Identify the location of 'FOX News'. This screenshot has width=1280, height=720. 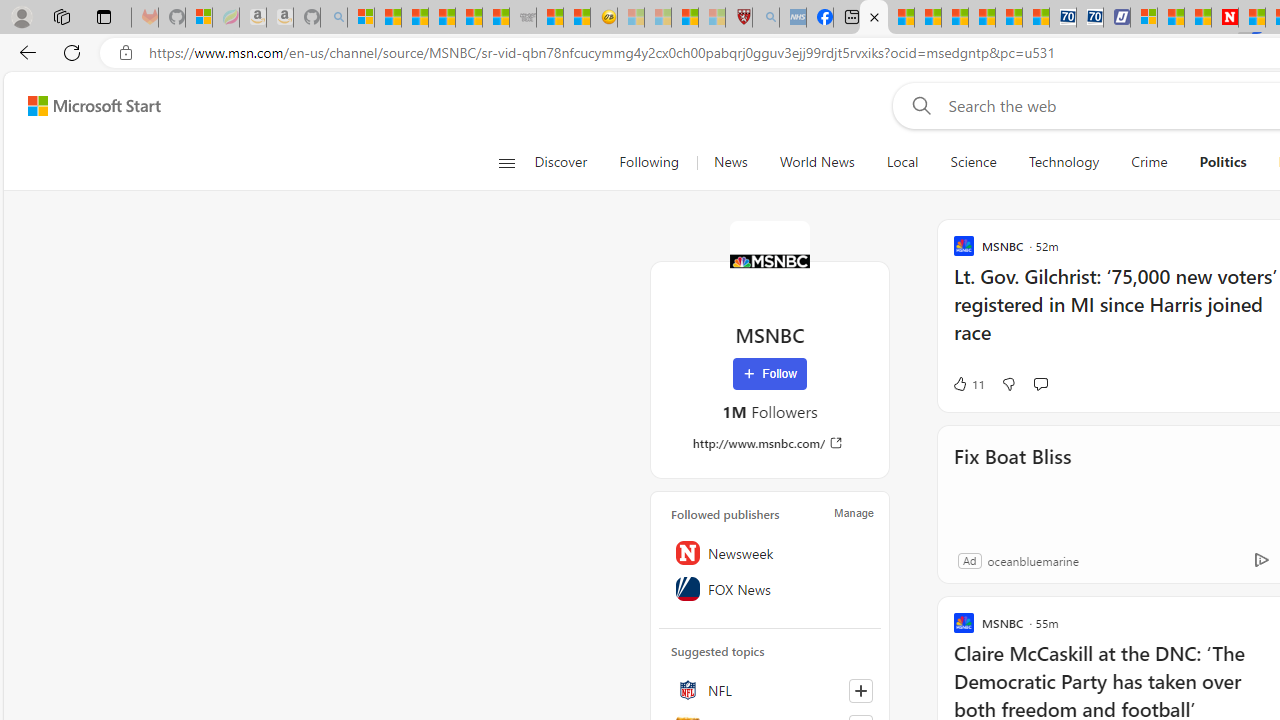
(769, 587).